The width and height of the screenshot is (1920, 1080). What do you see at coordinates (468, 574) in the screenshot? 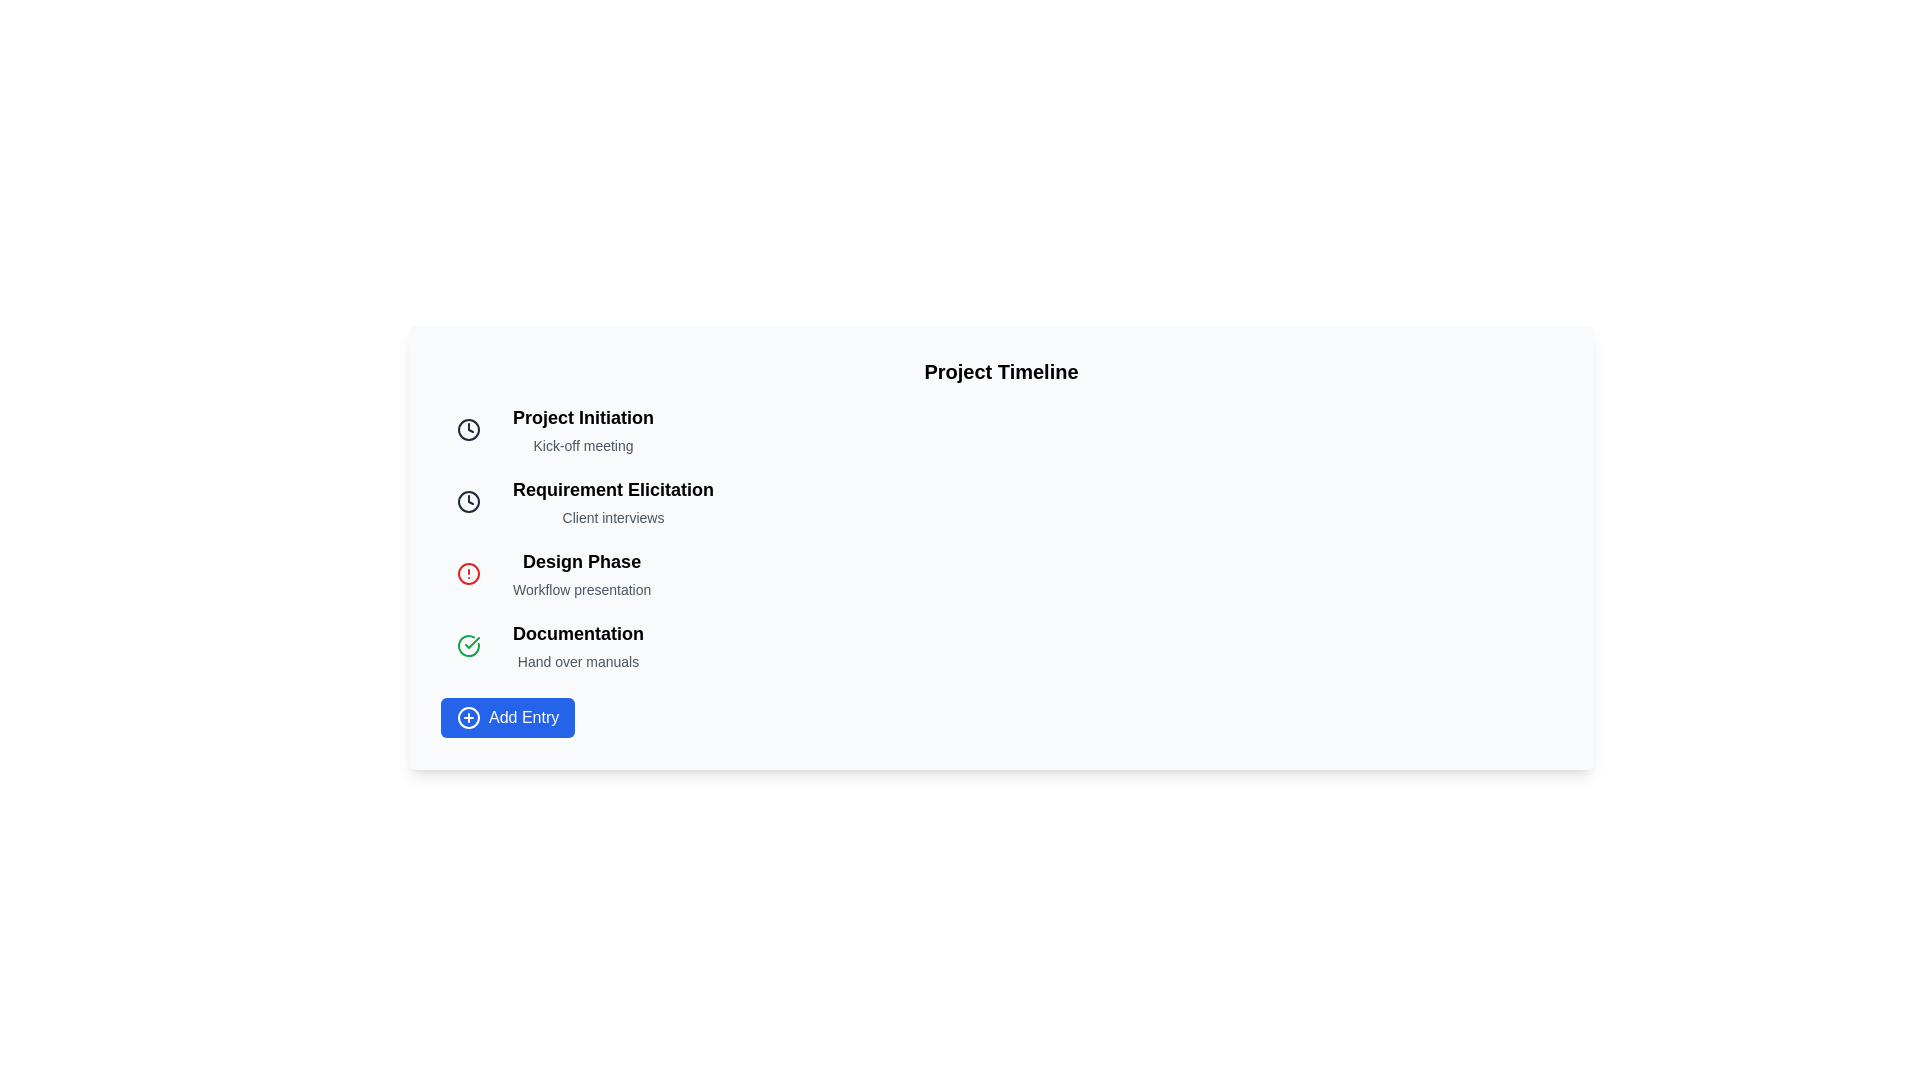
I see `the warning or alert icon located in the third row of the 'Project Timeline' section, next to the 'Design Phase' text` at bounding box center [468, 574].